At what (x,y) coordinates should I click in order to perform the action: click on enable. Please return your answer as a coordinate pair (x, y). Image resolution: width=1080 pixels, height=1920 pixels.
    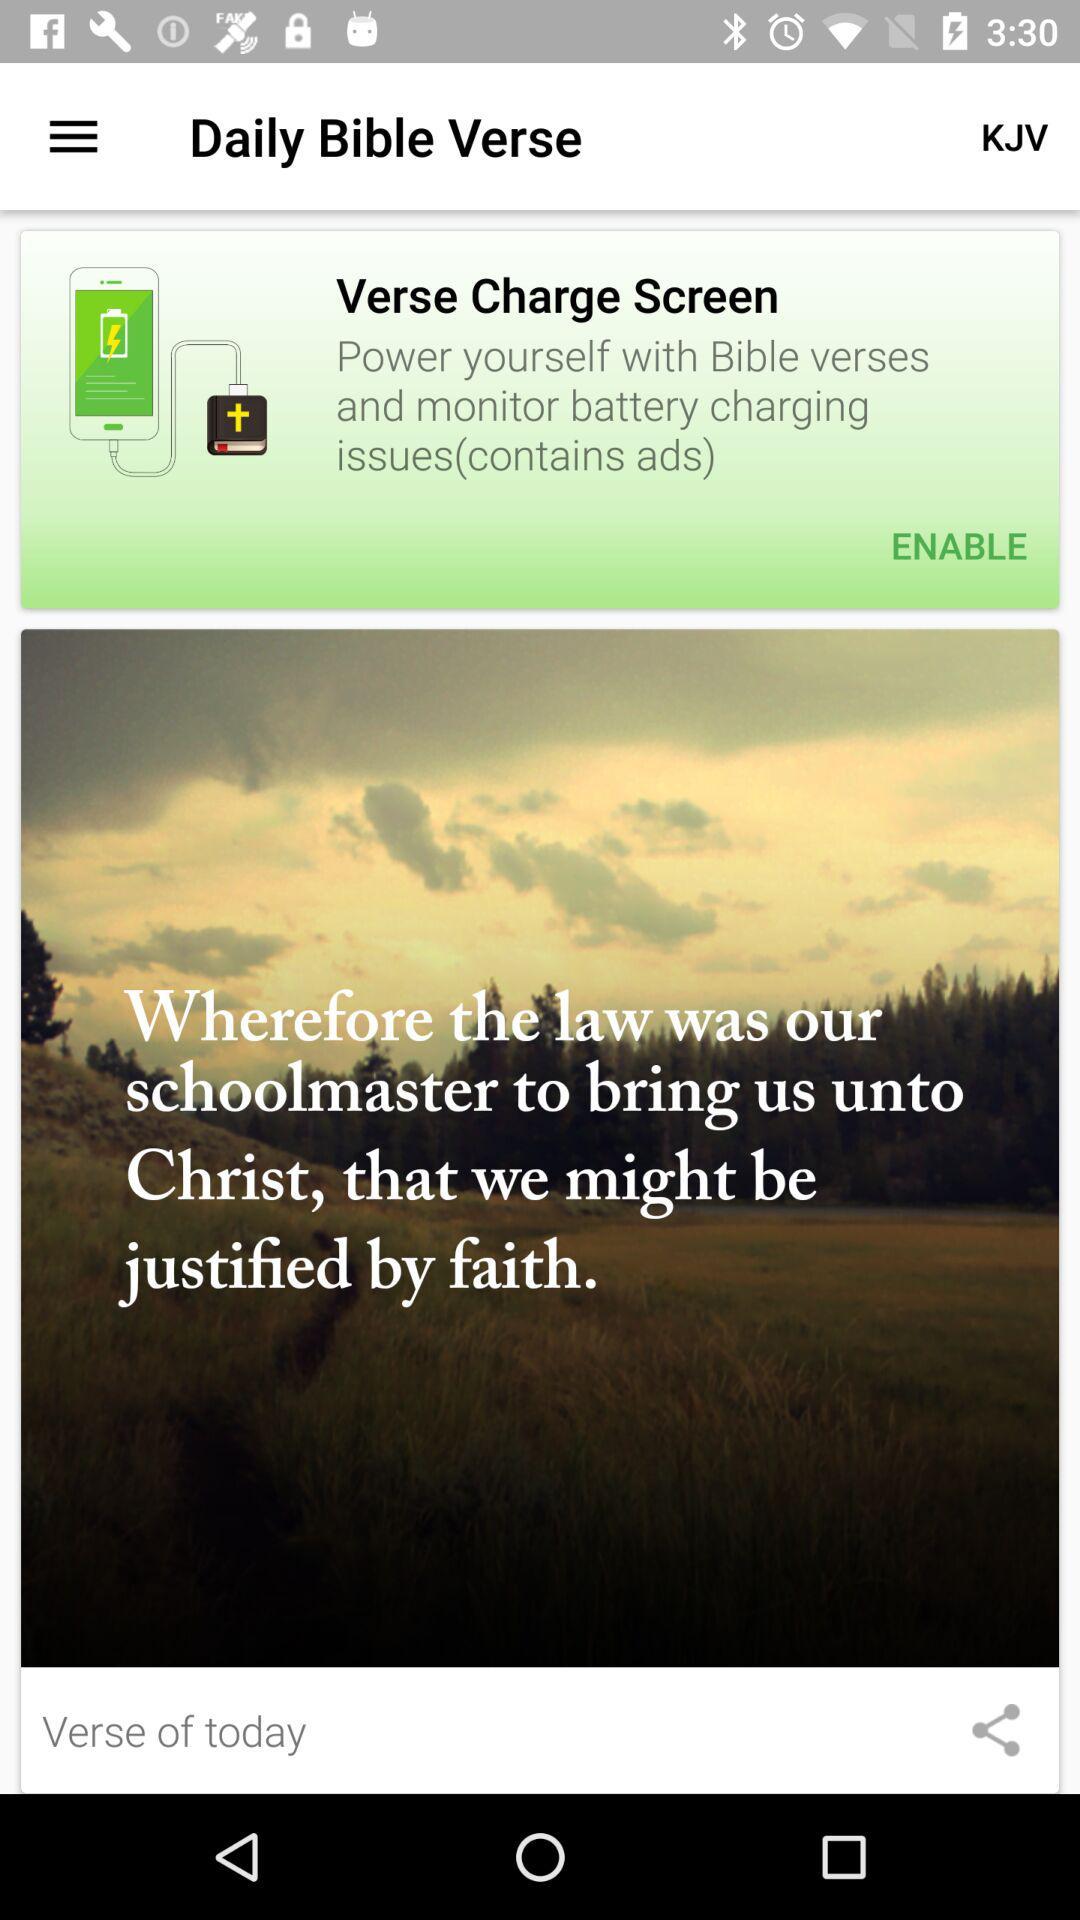
    Looking at the image, I should click on (540, 545).